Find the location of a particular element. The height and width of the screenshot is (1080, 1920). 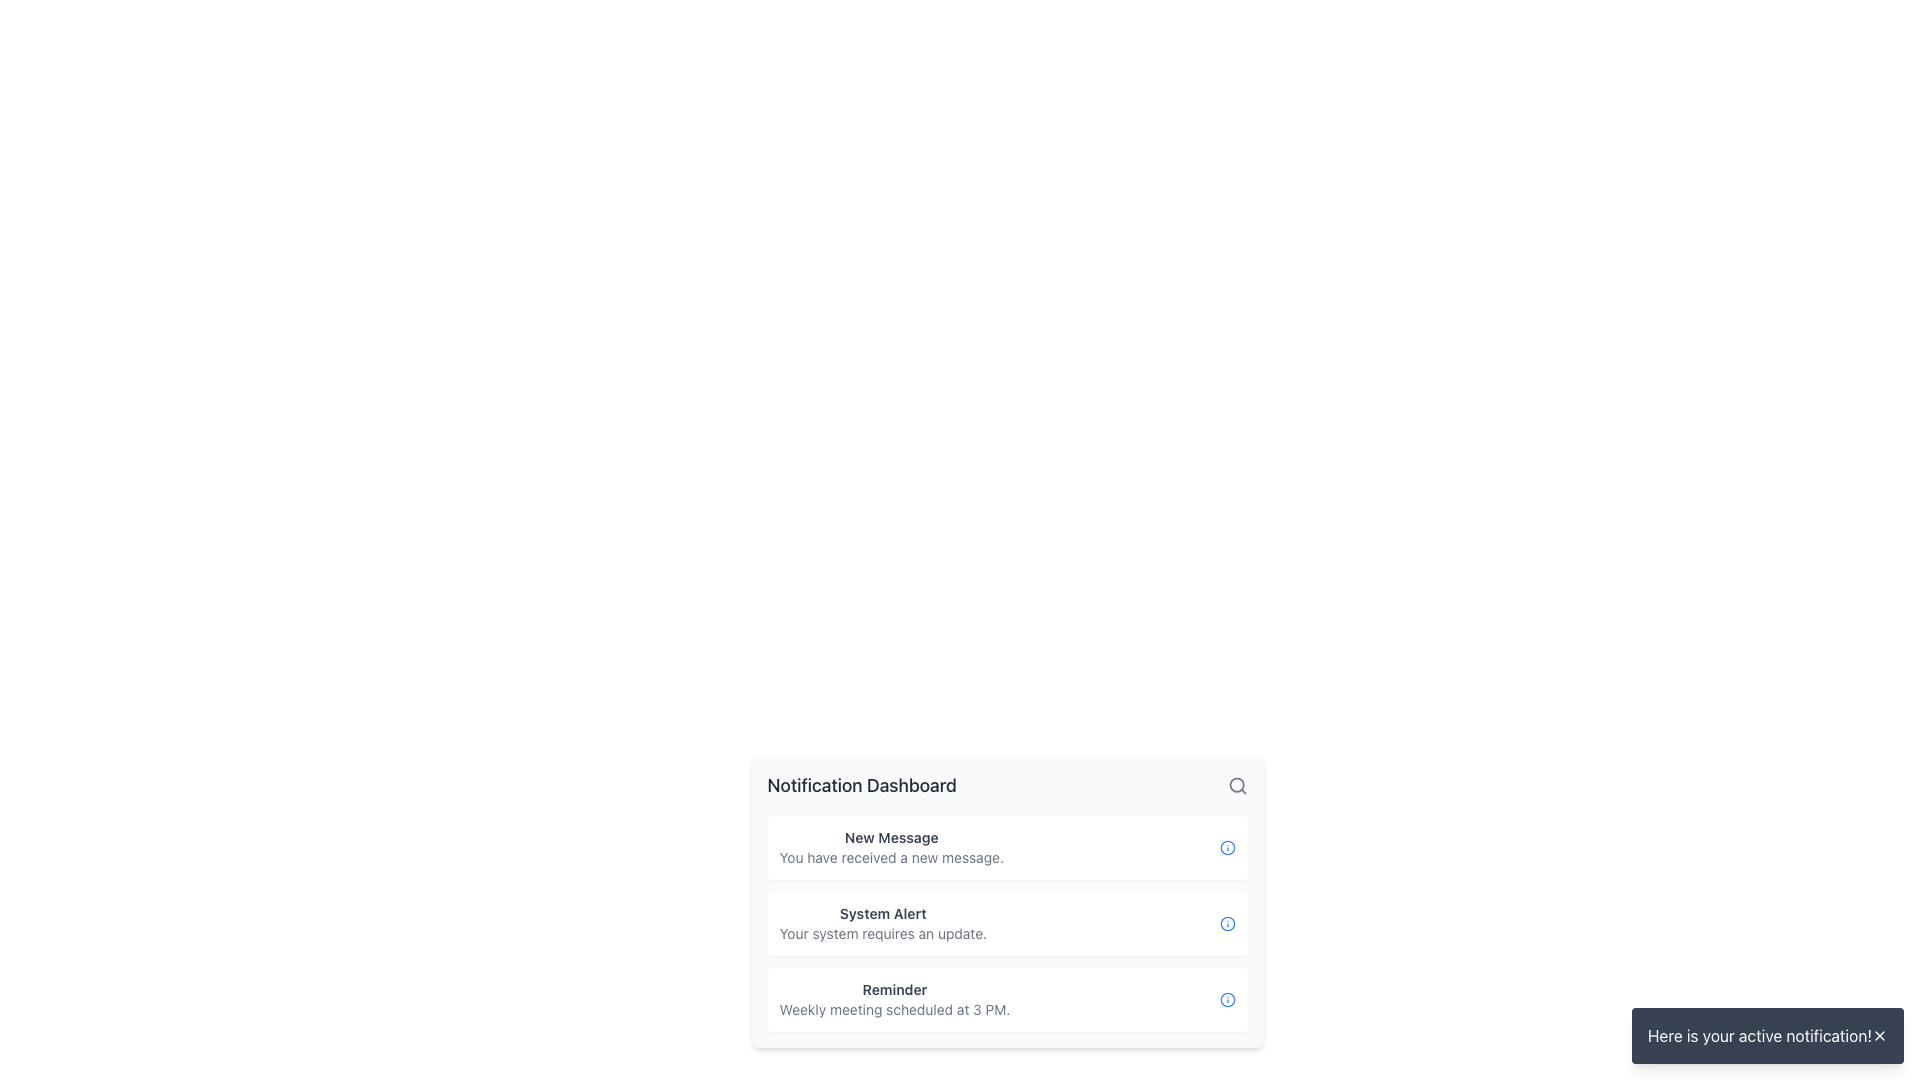

the small circular icon of the magnifying glass symbol located at the top-right corner of the Notification Dashboard header is located at coordinates (1235, 784).